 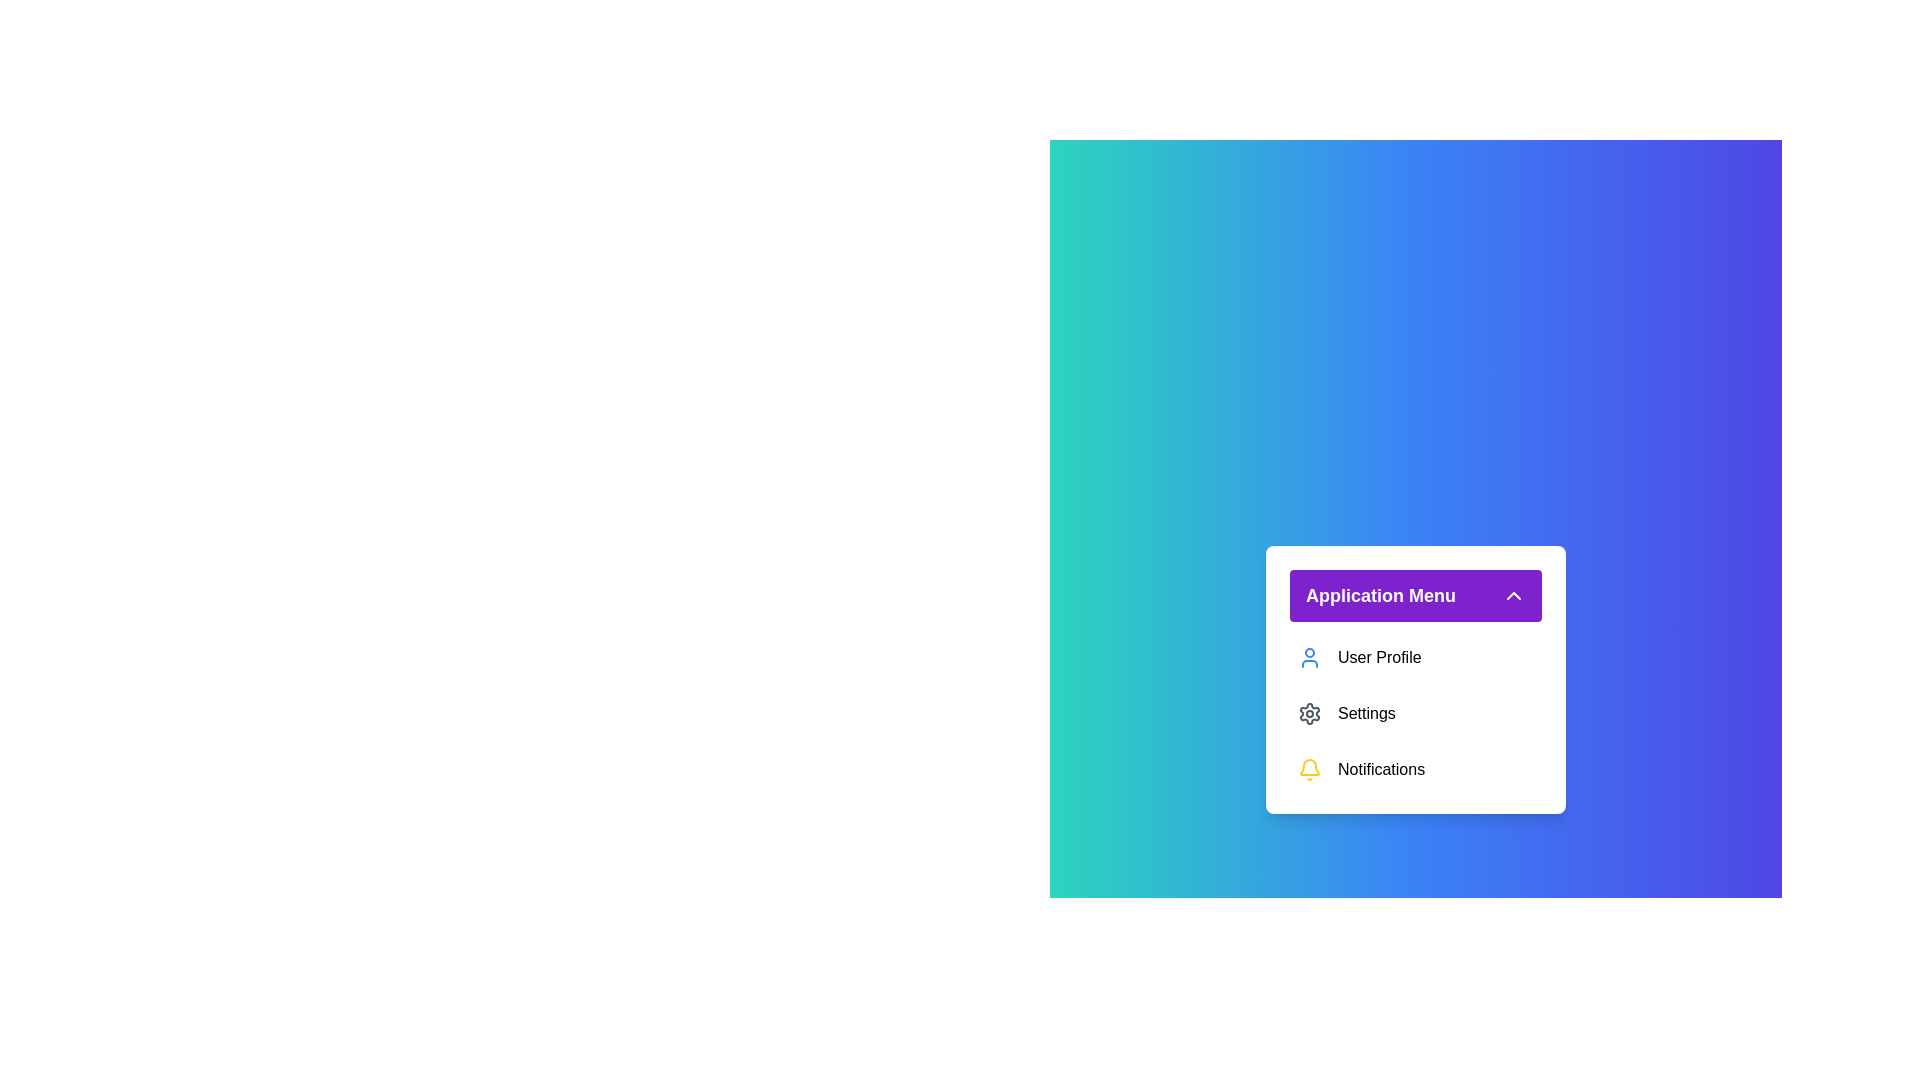 I want to click on the 'Application Menu' button to toggle the menu visibility, so click(x=1415, y=595).